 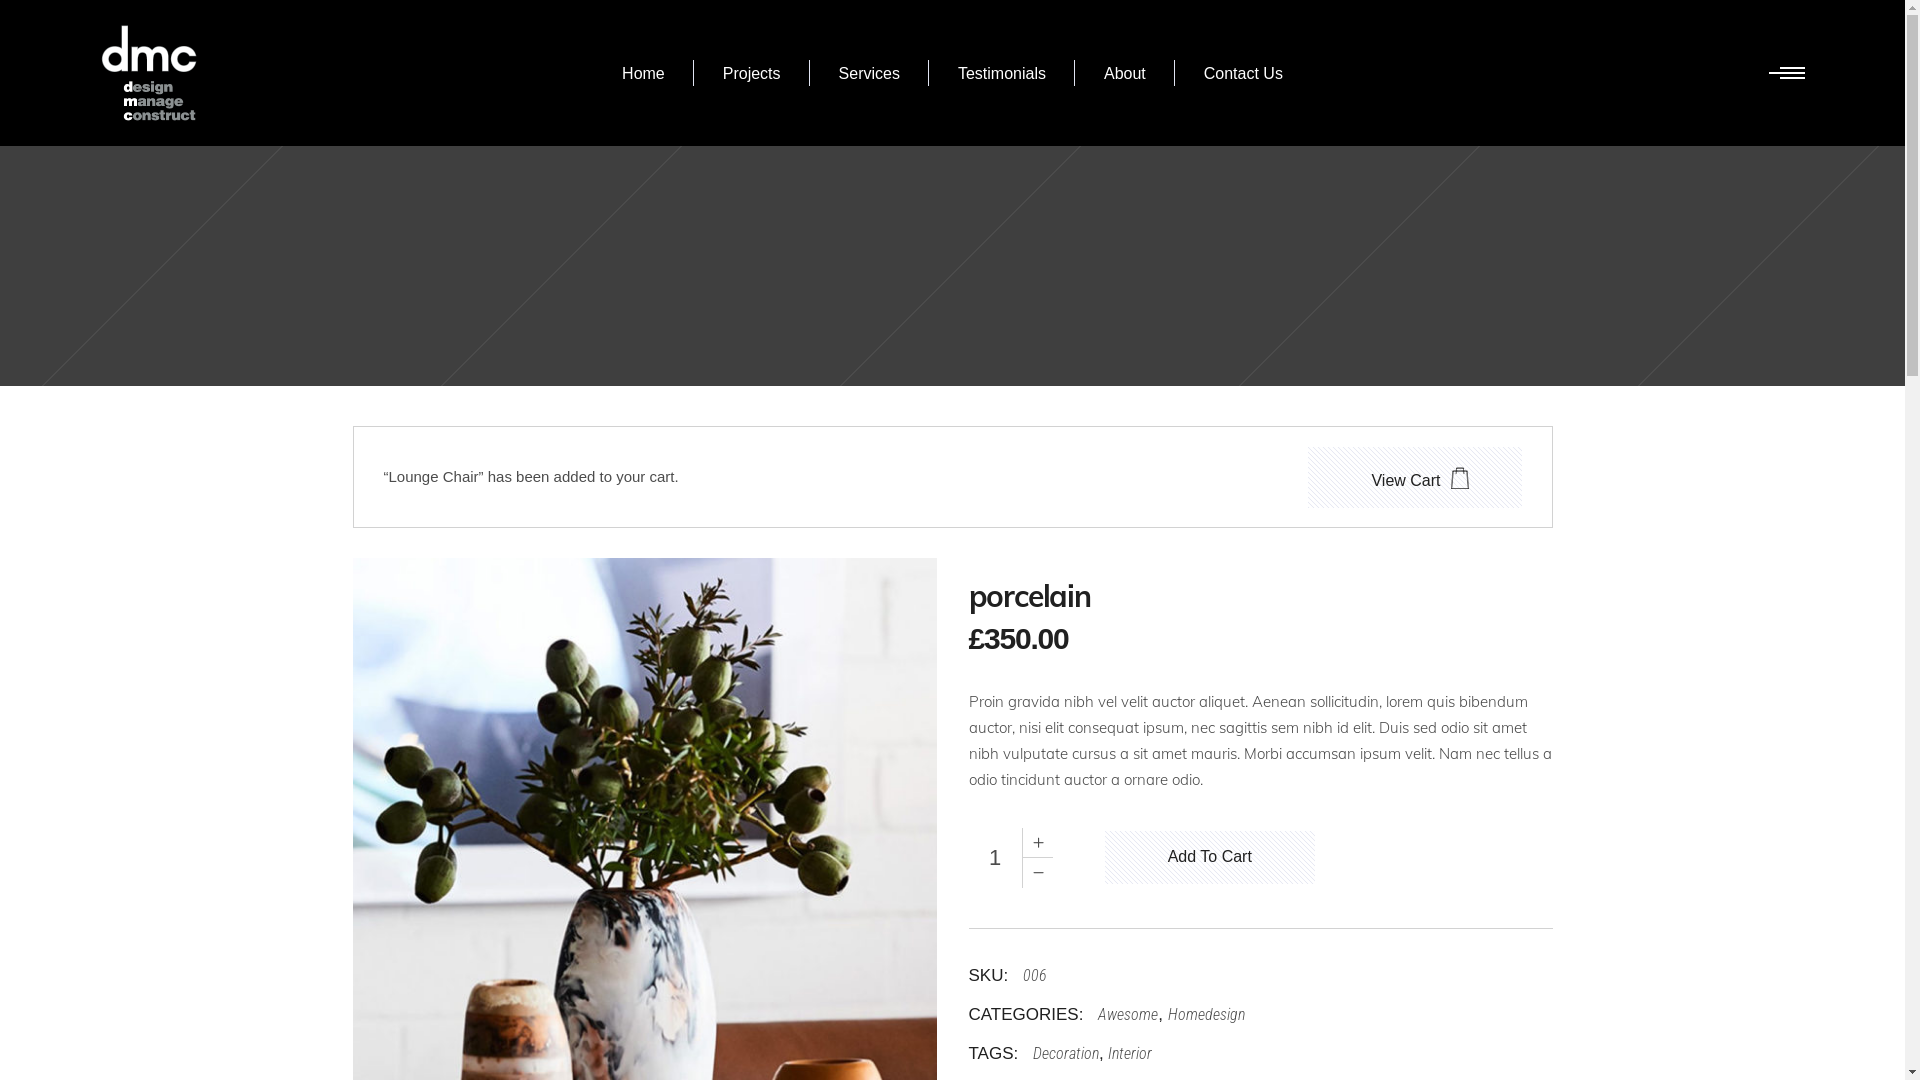 What do you see at coordinates (869, 72) in the screenshot?
I see `'Services'` at bounding box center [869, 72].